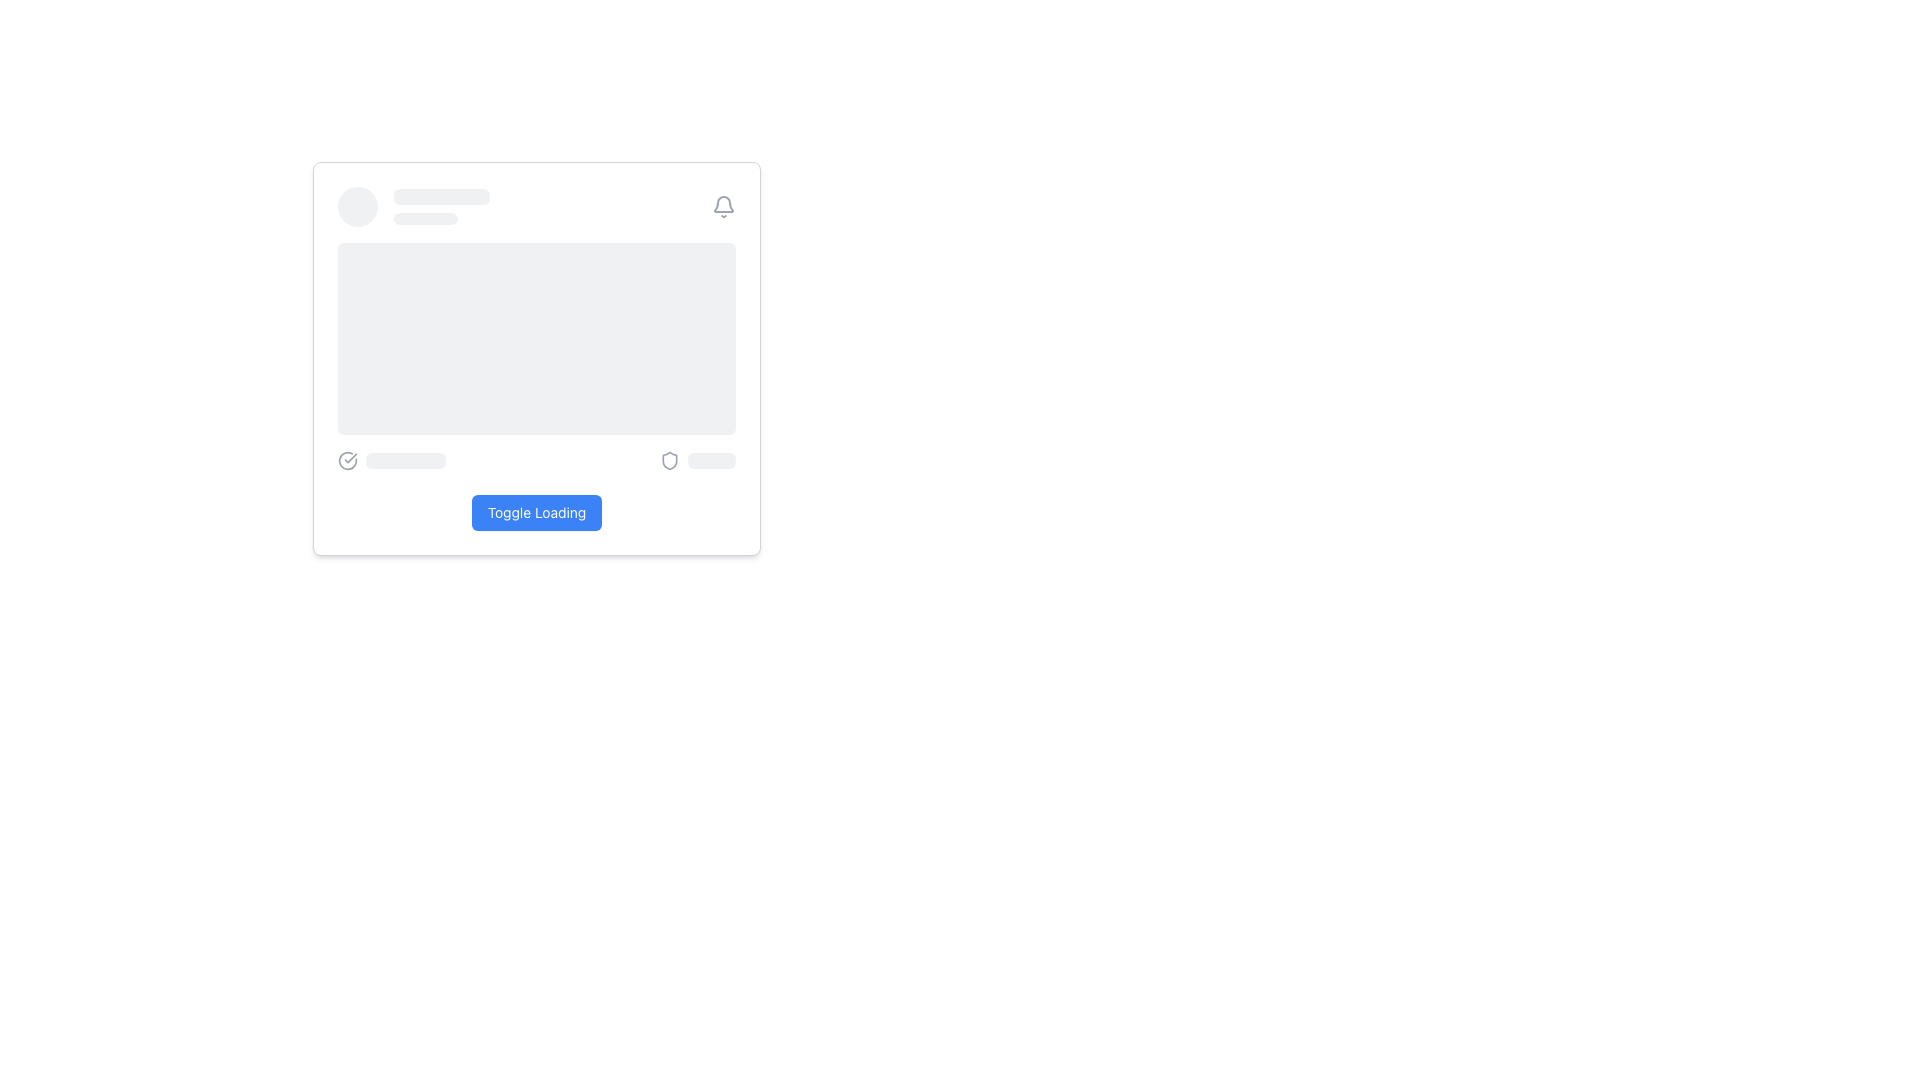  Describe the element at coordinates (440, 196) in the screenshot. I see `the Skeleton Loader Placeholder, which is a rectangular element with a light gray background and rounded corners, located at the upper section of the interface` at that location.